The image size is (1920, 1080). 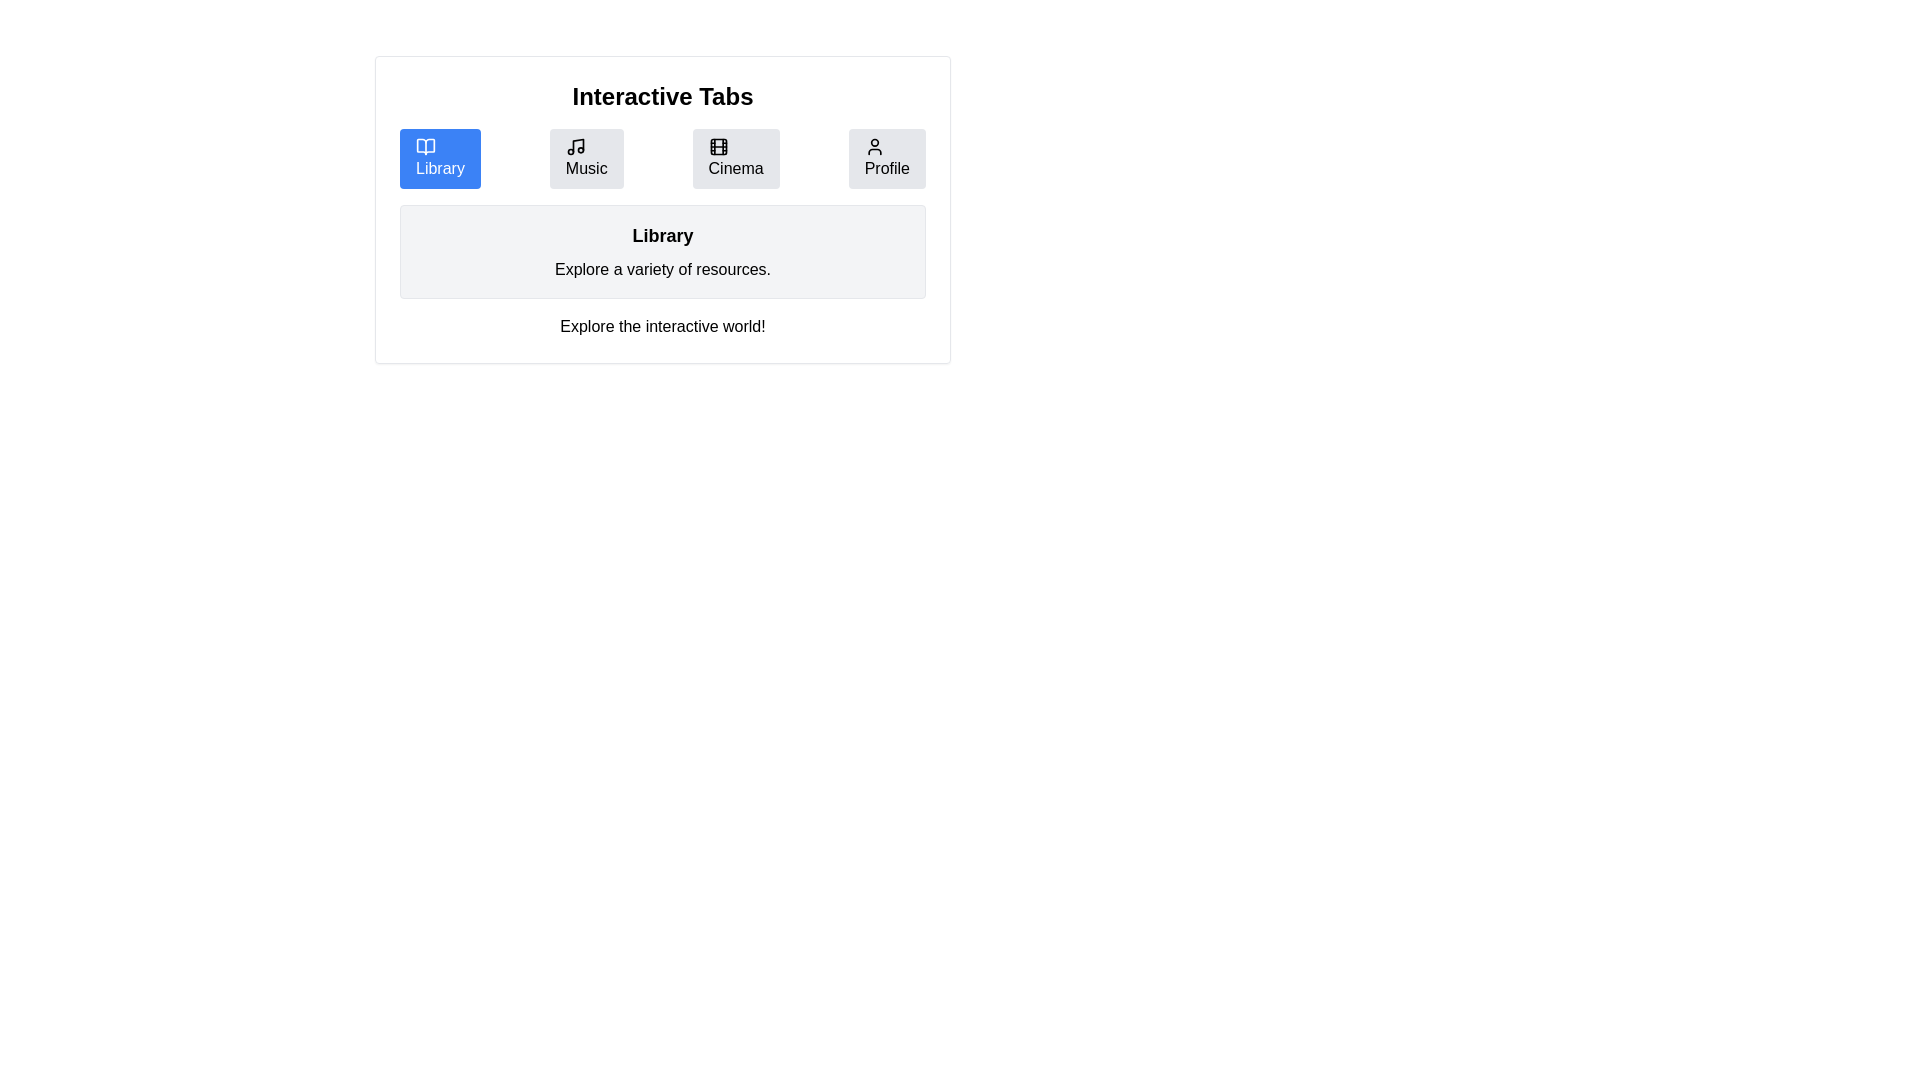 I want to click on the Profile tab by clicking on its button, so click(x=886, y=157).